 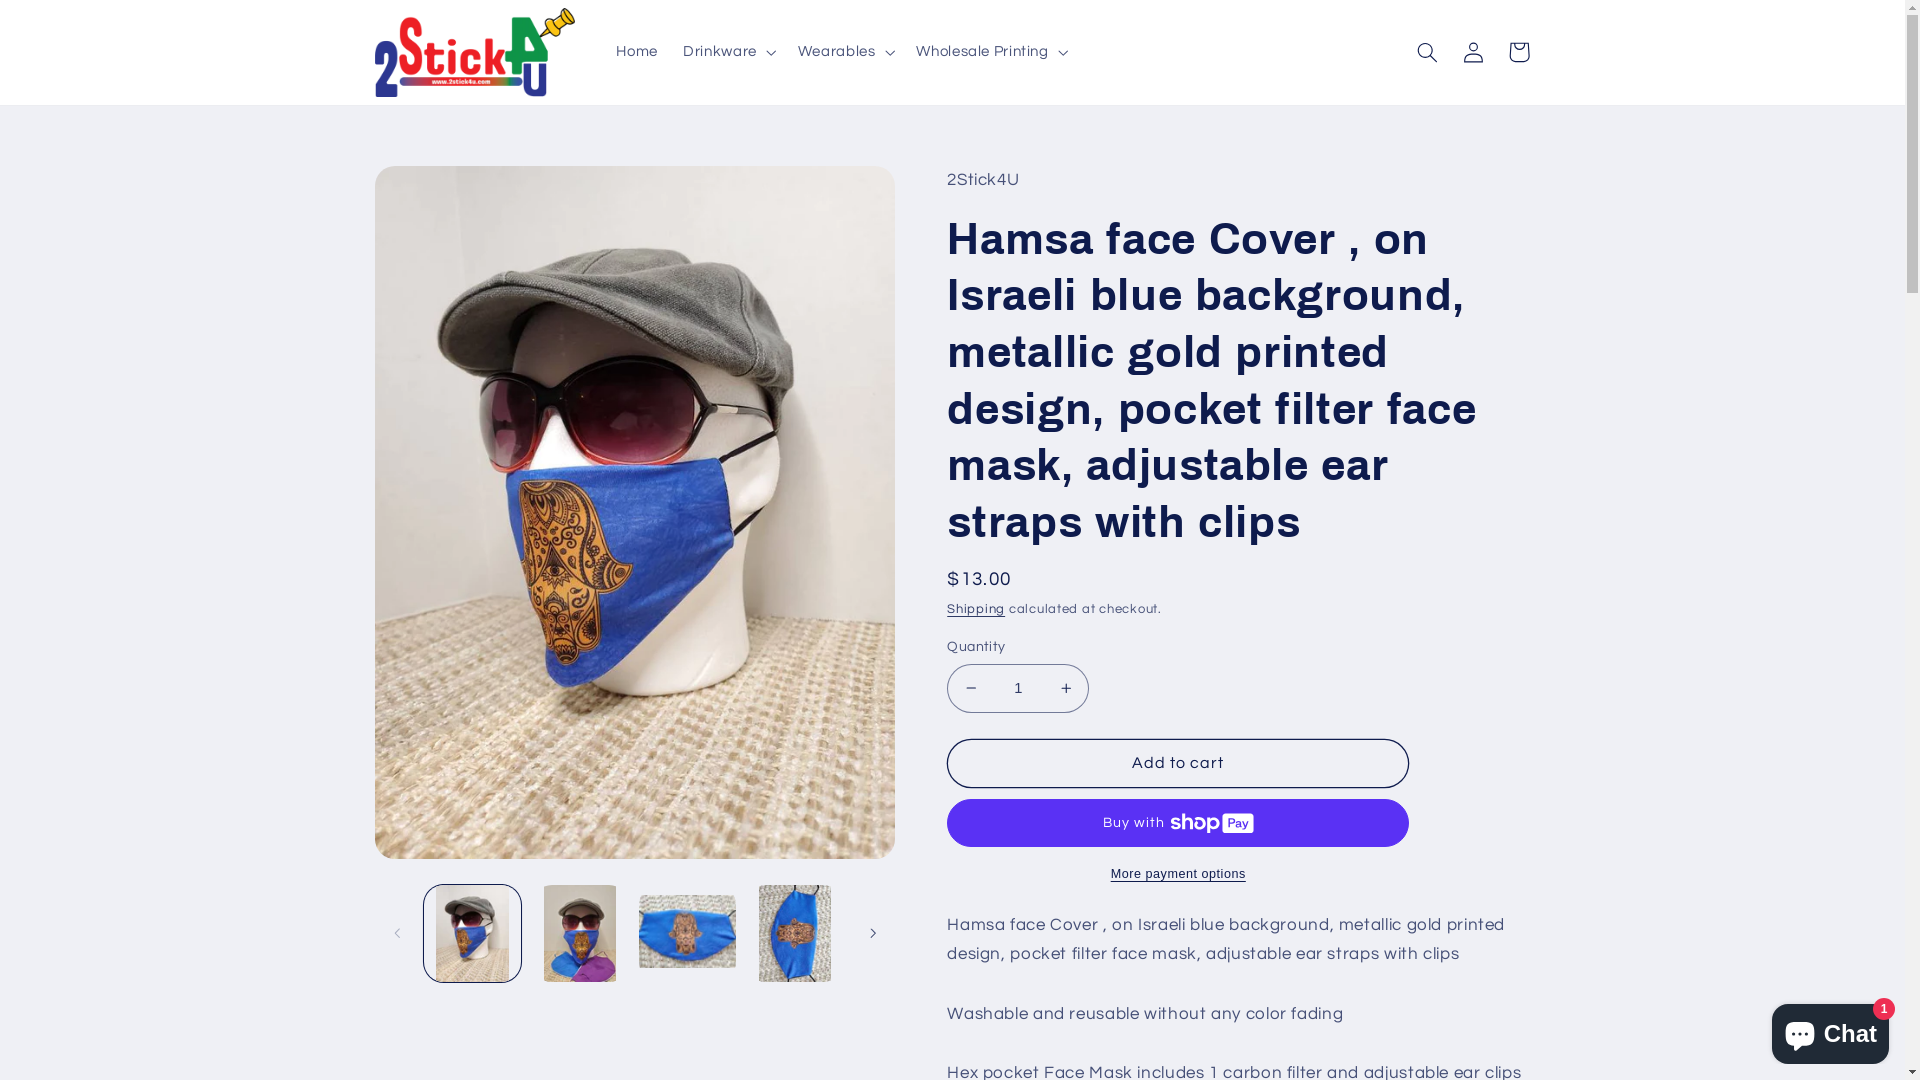 I want to click on 'More payment options', so click(x=1177, y=873).